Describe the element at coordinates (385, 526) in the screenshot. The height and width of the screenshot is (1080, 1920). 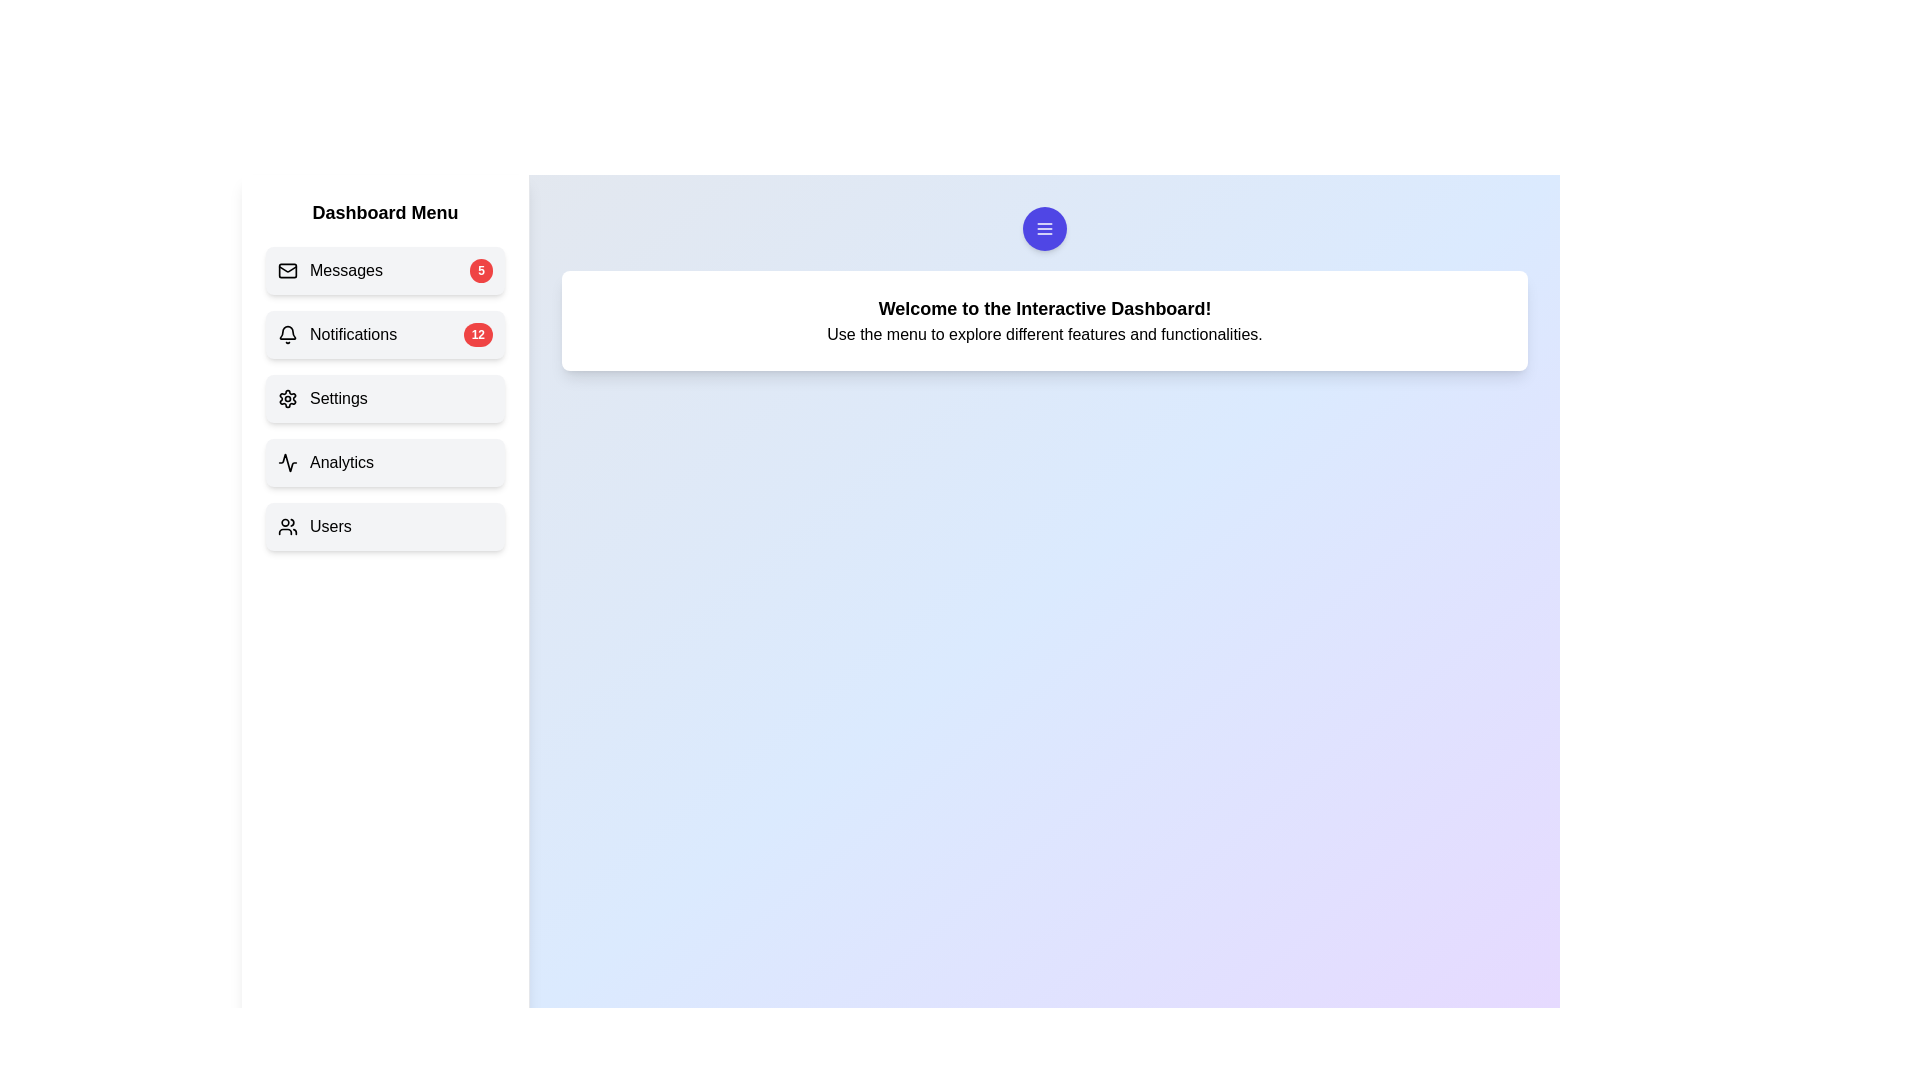
I see `the menu item Users` at that location.